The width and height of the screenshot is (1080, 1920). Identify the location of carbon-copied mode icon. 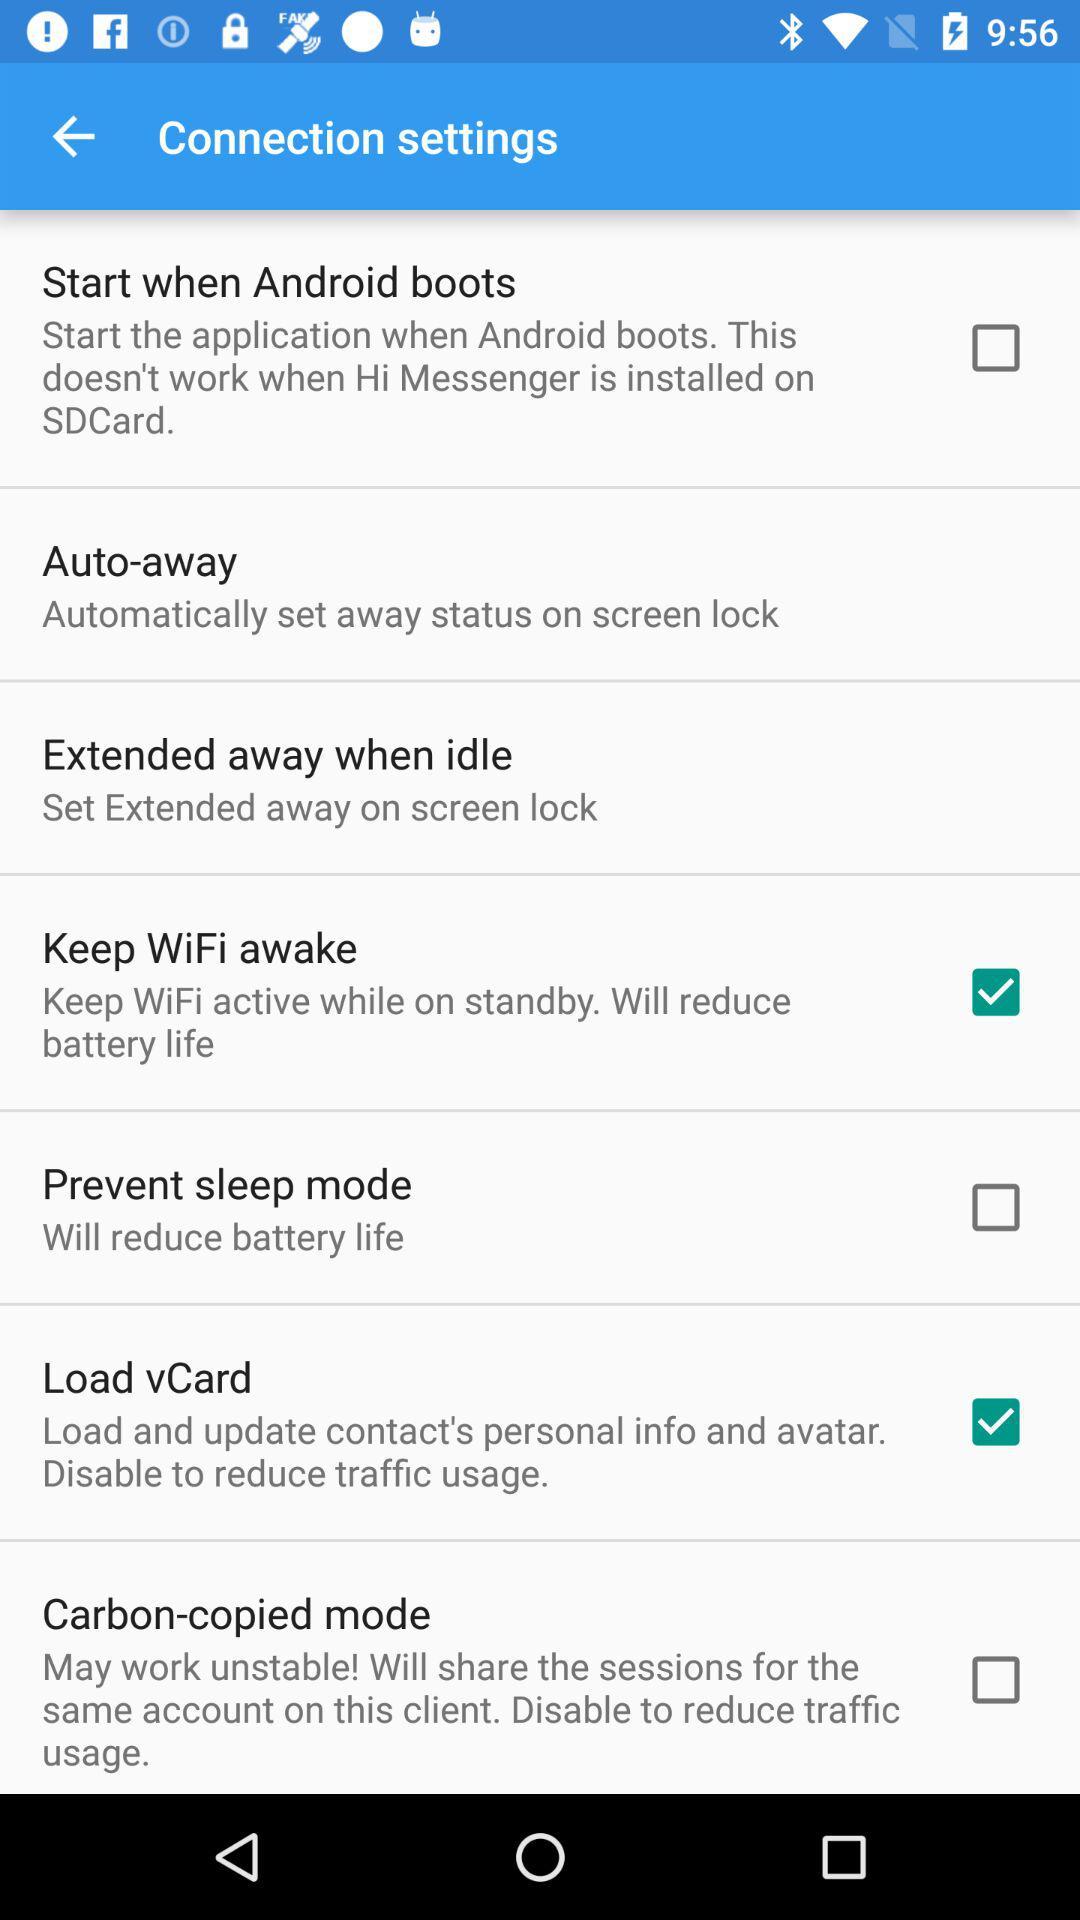
(235, 1612).